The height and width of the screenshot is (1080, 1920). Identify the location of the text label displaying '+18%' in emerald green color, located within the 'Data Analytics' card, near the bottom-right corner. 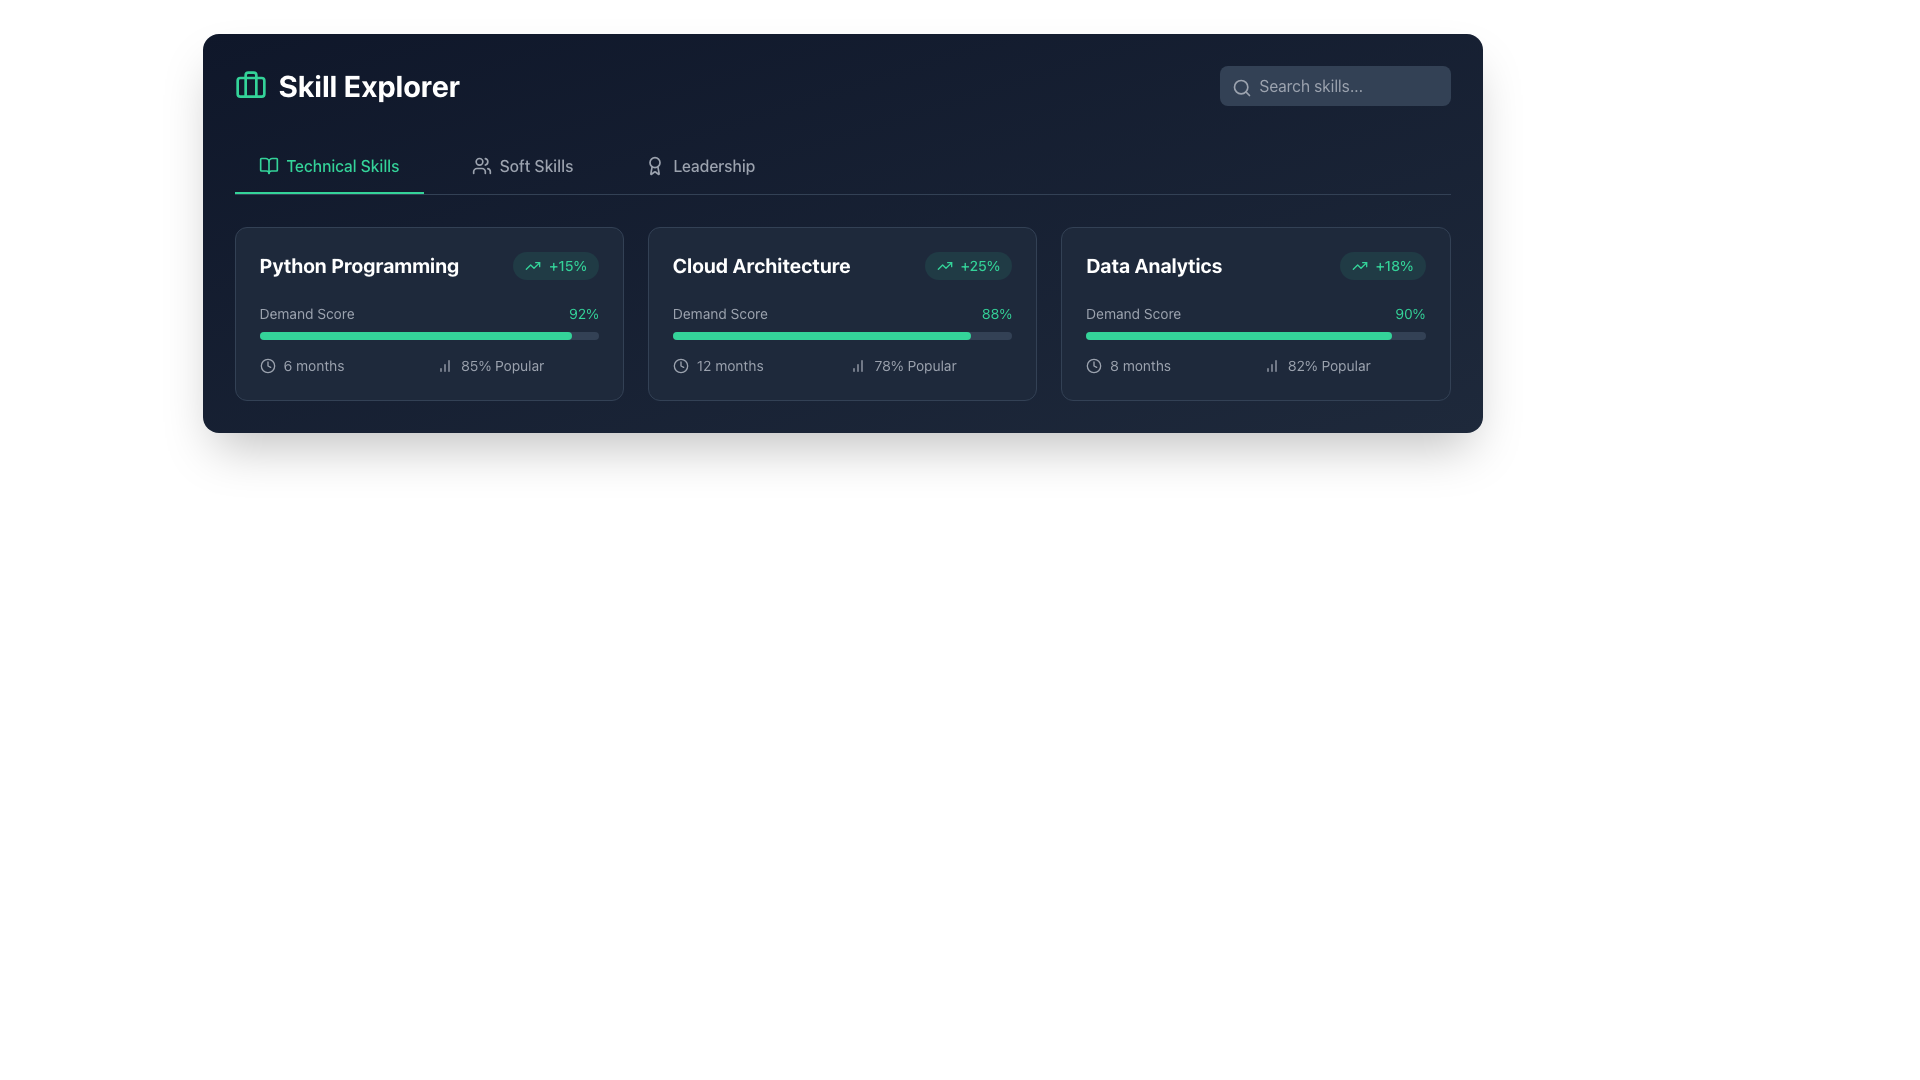
(1393, 265).